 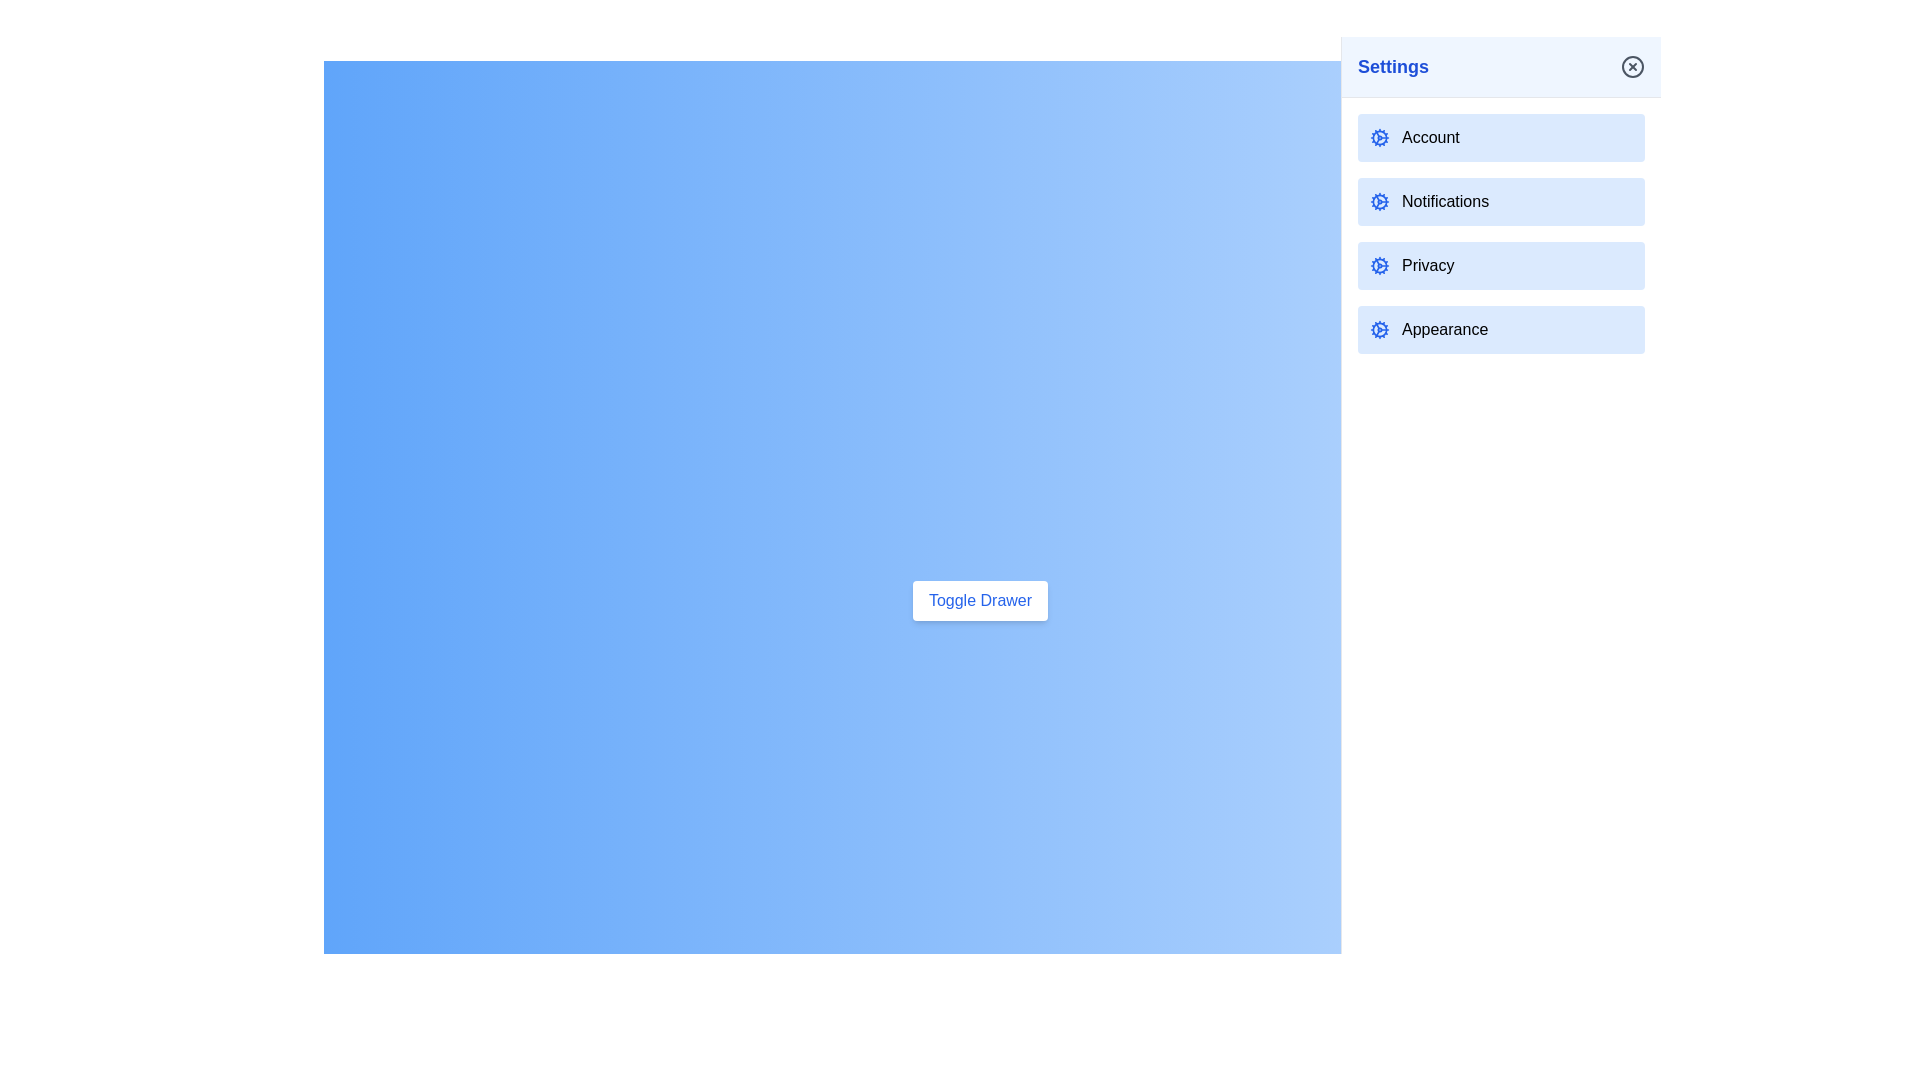 What do you see at coordinates (1632, 65) in the screenshot?
I see `the 'X' button in the drawer header to close the drawer` at bounding box center [1632, 65].